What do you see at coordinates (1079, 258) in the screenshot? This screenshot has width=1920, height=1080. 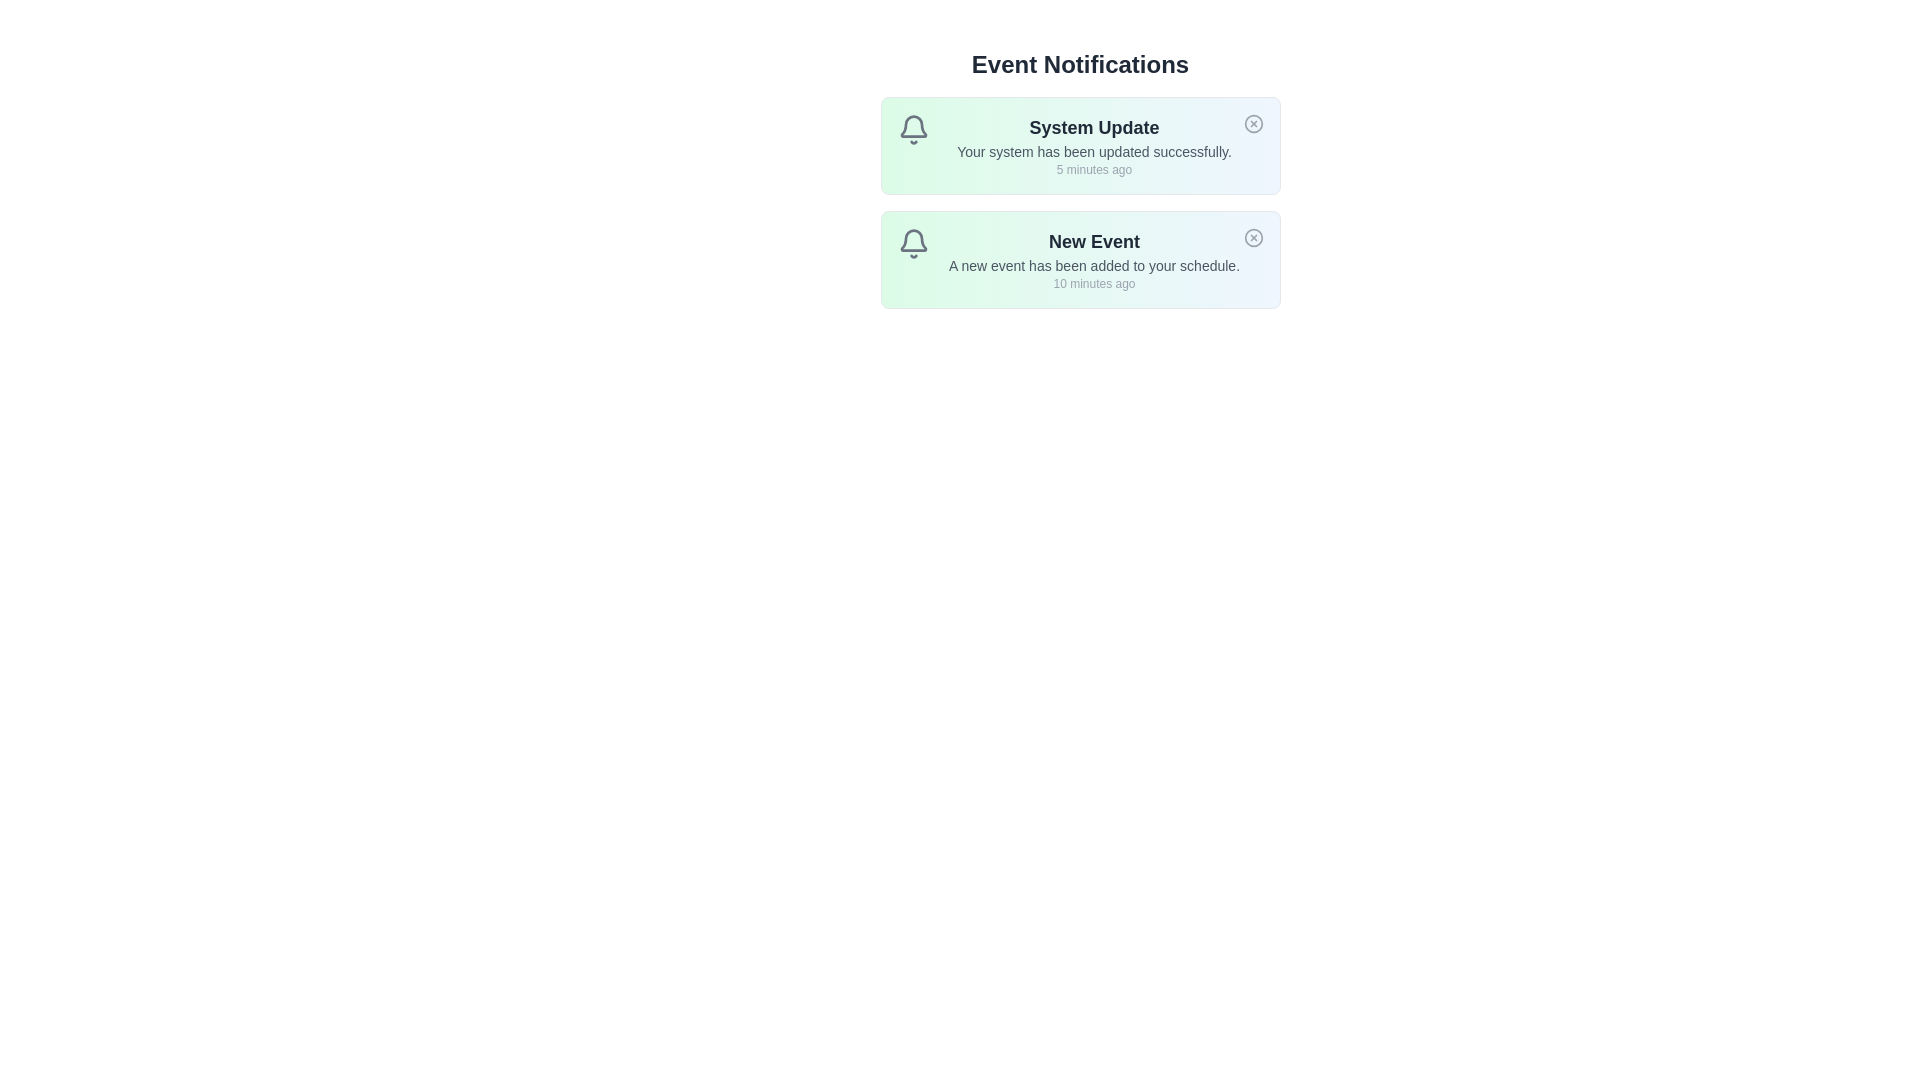 I see `the notification titled New Event to read its details` at bounding box center [1079, 258].